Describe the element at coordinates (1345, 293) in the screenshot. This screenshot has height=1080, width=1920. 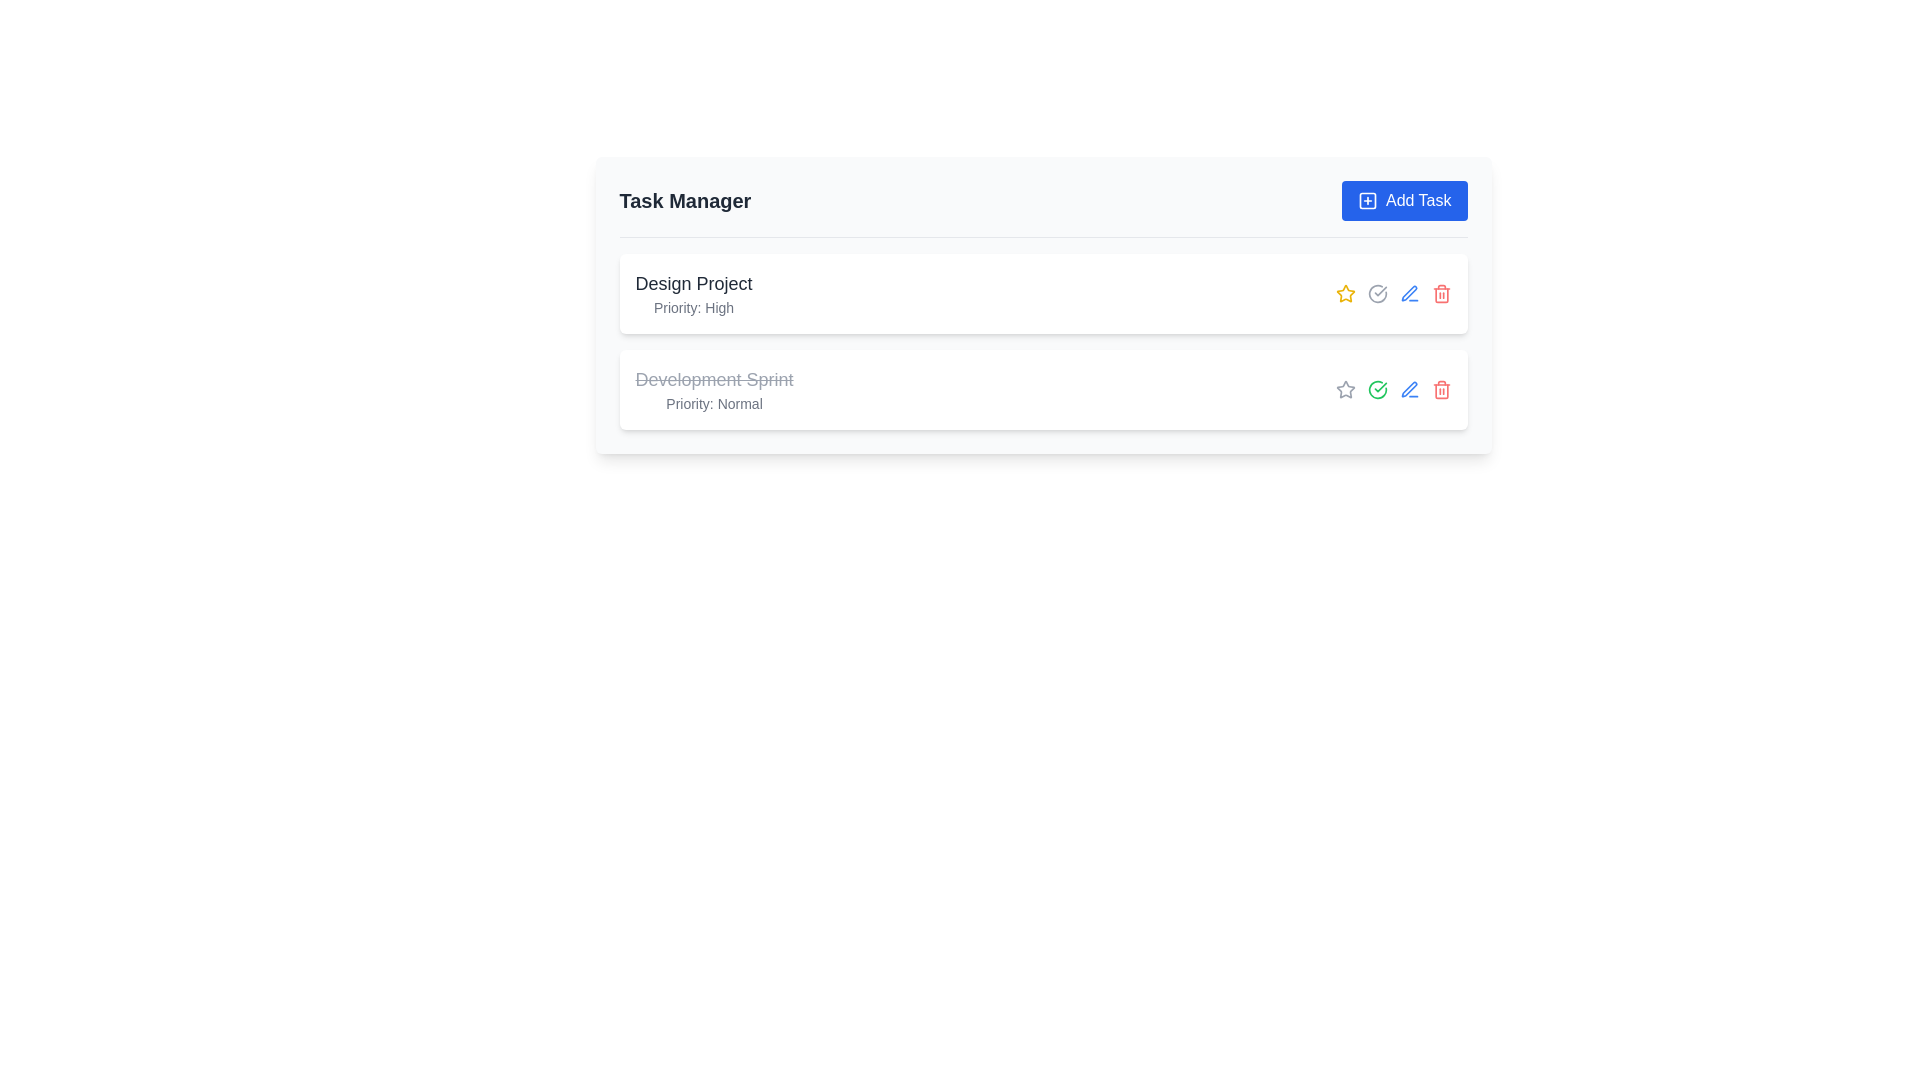
I see `the leftmost star icon in the task list interface` at that location.